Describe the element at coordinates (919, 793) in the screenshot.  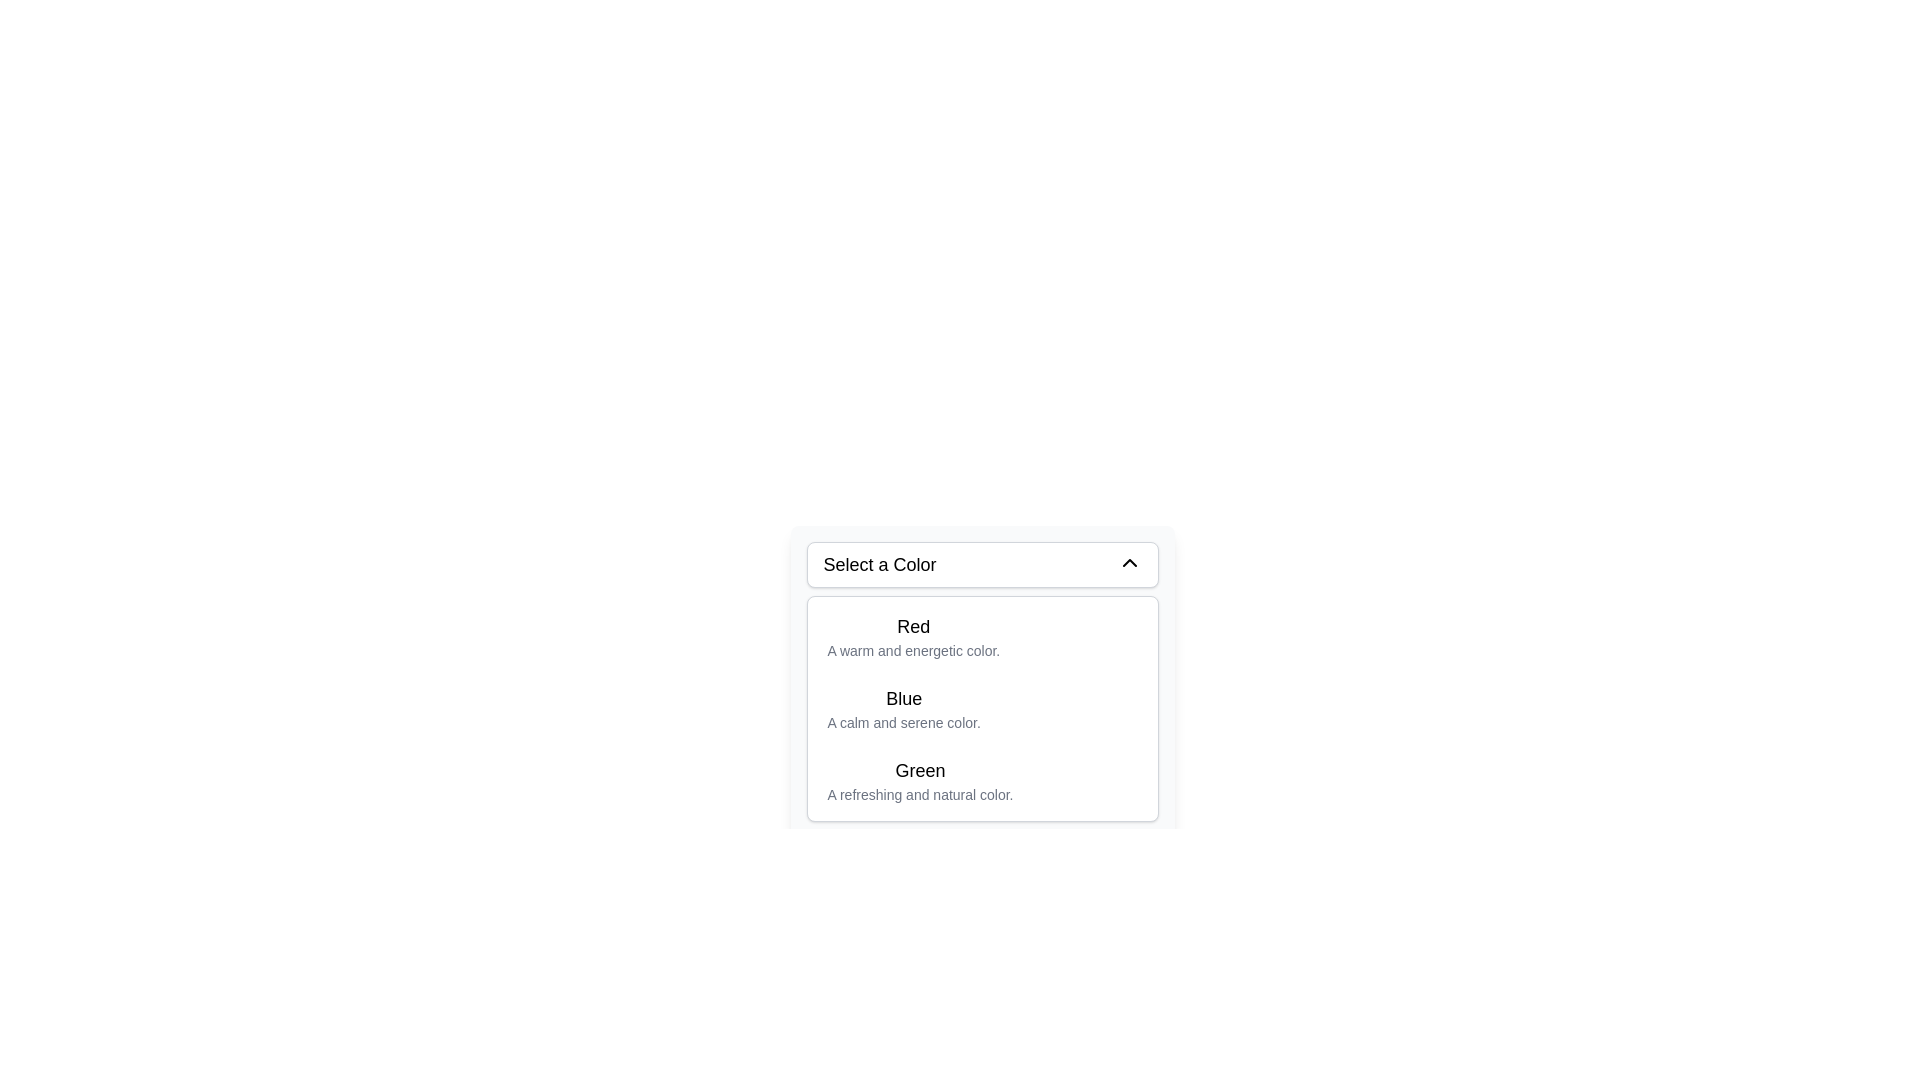
I see `the descriptive text element that provides additional information about the 'Green' option in the dropdown list, located directly below the 'Green' label` at that location.